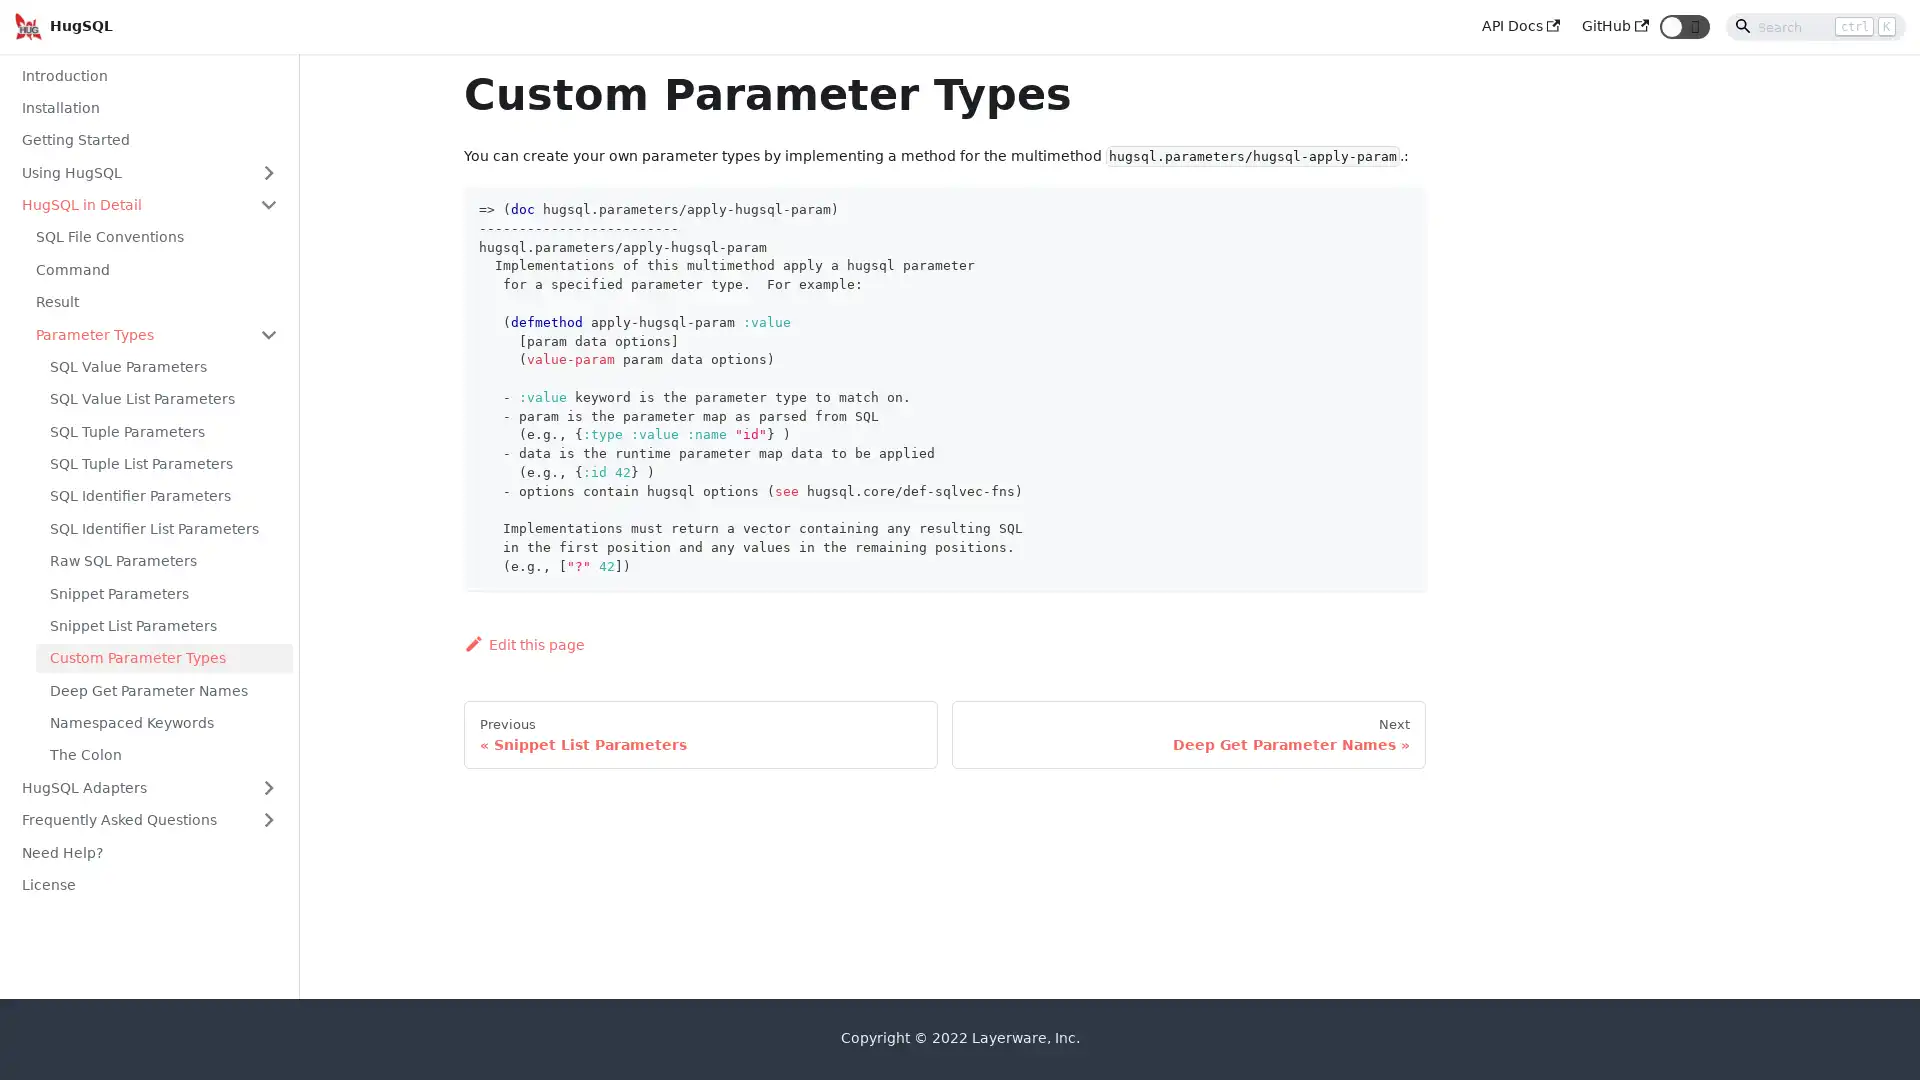  I want to click on Toggle the collapsible sidebar category 'HugSQL Adapters', so click(267, 786).